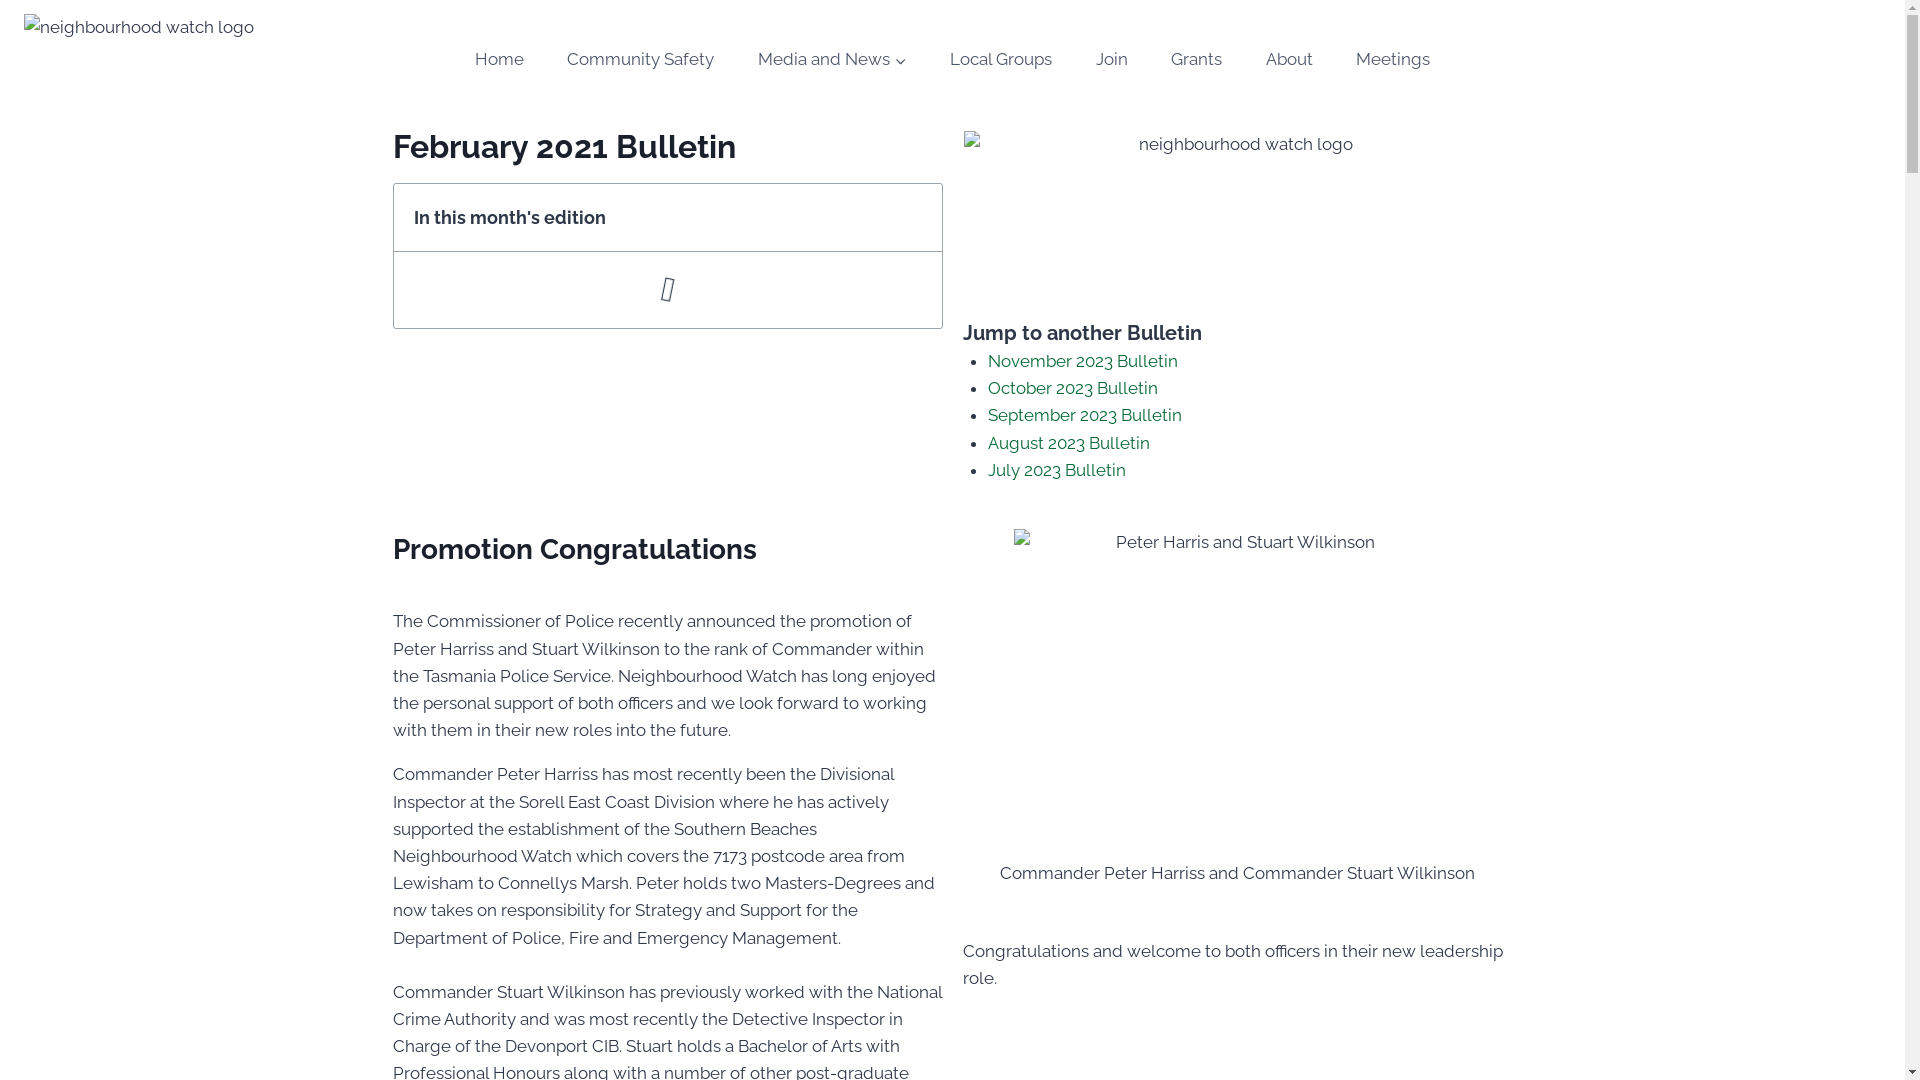 The image size is (1920, 1080). Describe the element at coordinates (499, 59) in the screenshot. I see `'Home'` at that location.